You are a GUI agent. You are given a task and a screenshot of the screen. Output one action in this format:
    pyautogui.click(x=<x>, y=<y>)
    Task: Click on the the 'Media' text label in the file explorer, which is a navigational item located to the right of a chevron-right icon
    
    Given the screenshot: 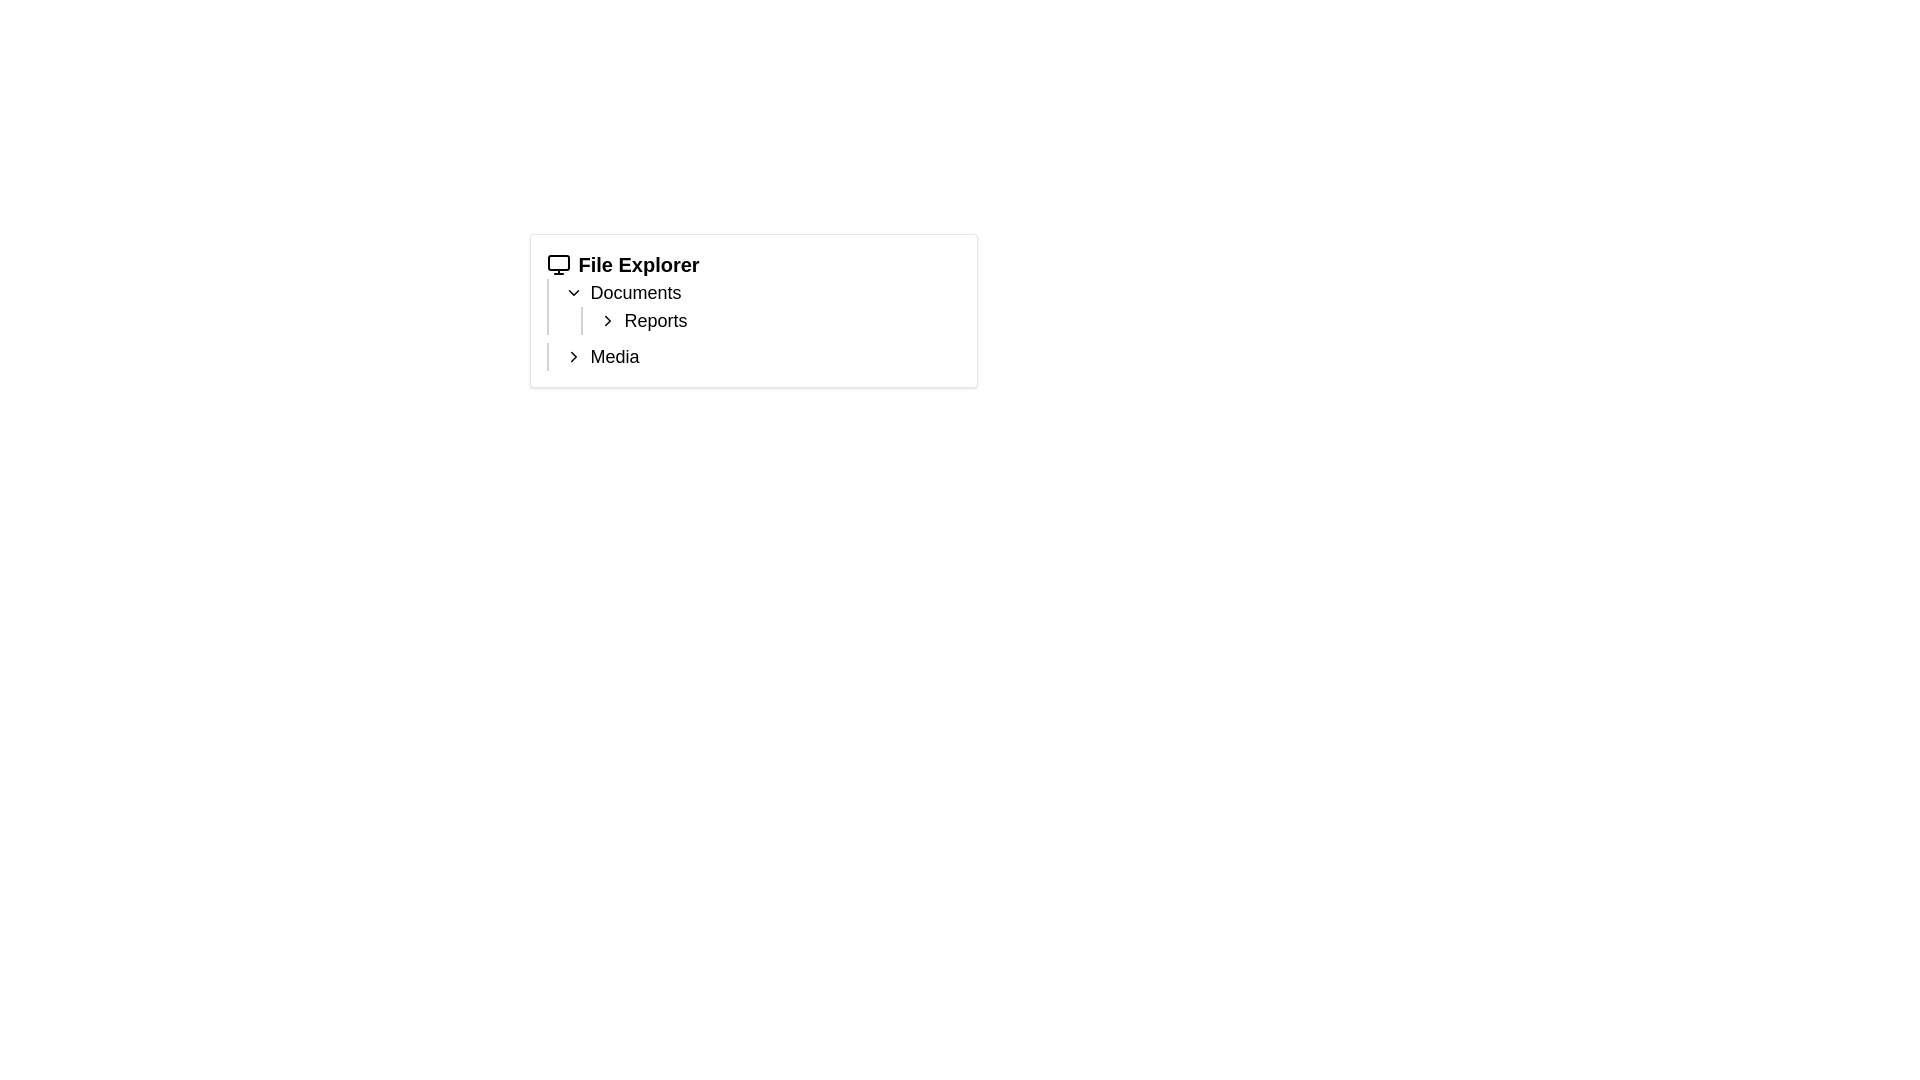 What is the action you would take?
    pyautogui.click(x=613, y=356)
    